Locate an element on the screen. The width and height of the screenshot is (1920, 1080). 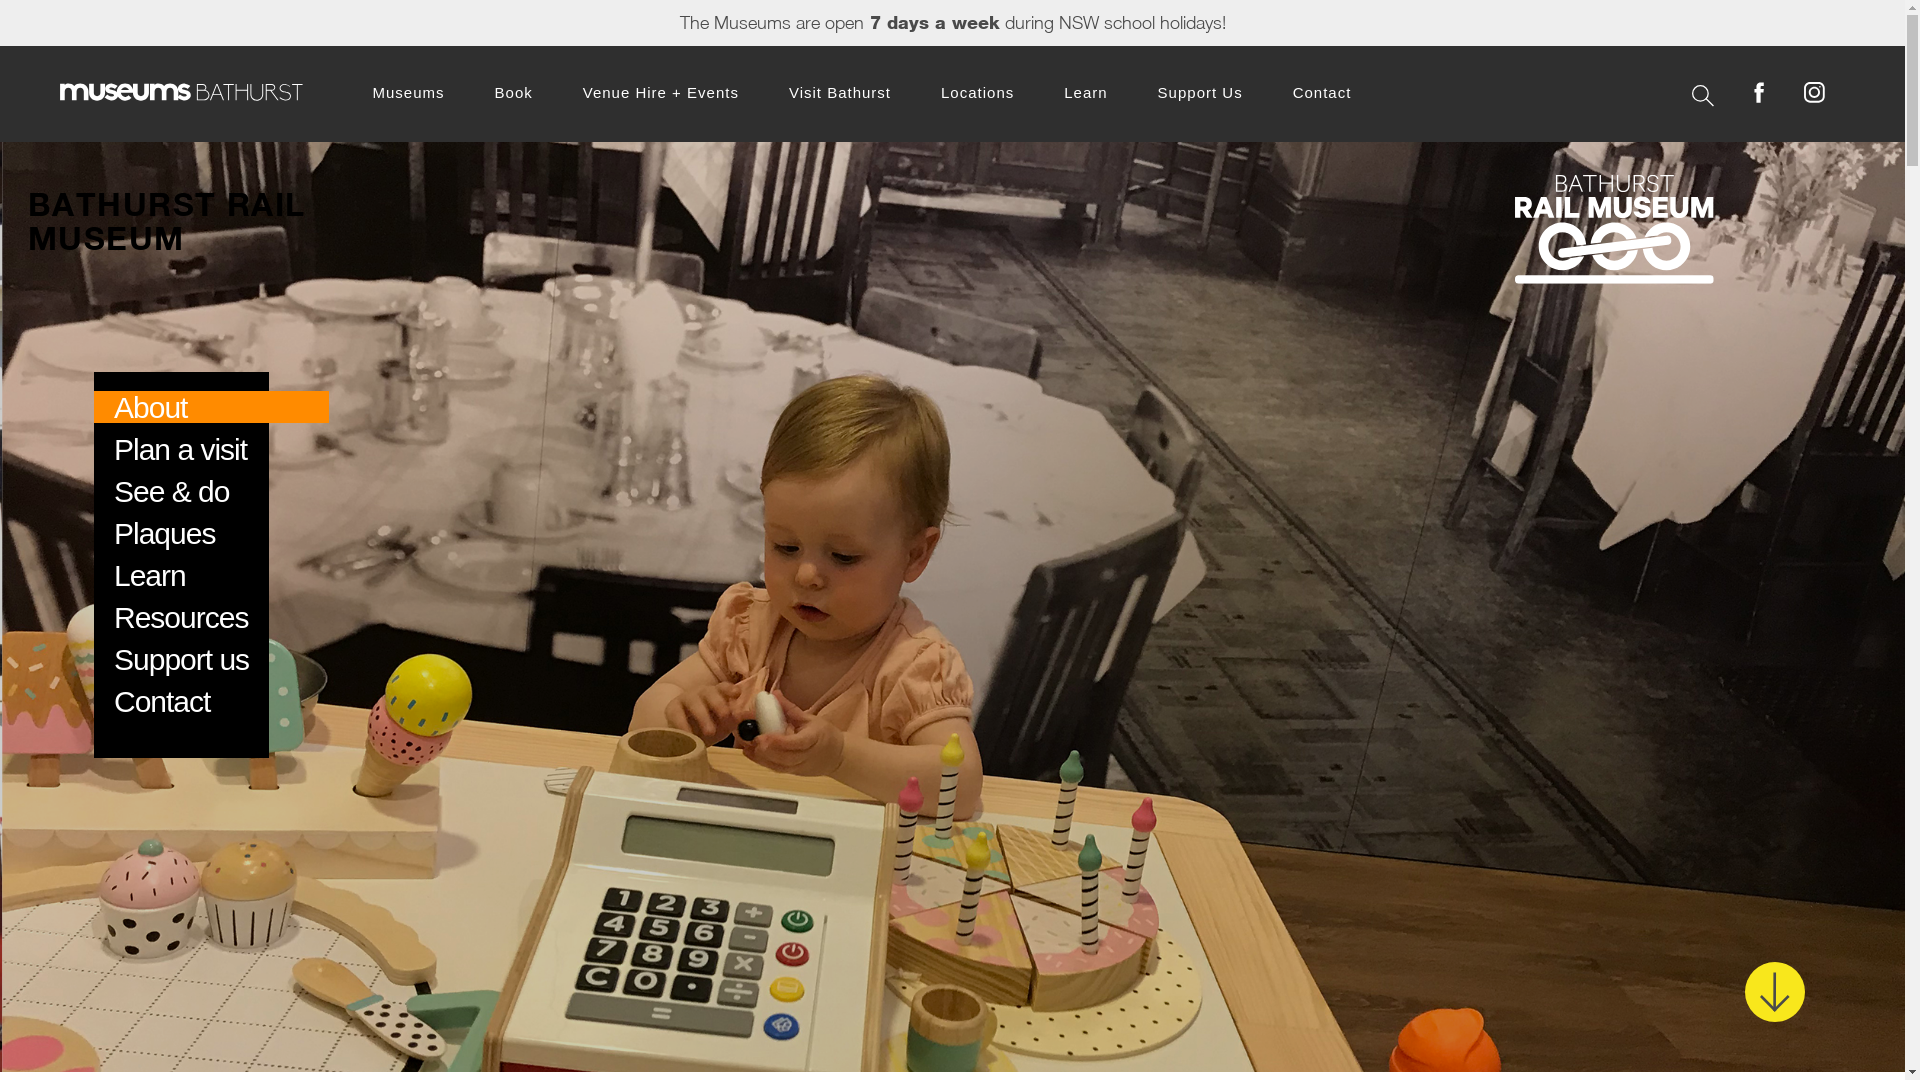
'Learn' is located at coordinates (1084, 92).